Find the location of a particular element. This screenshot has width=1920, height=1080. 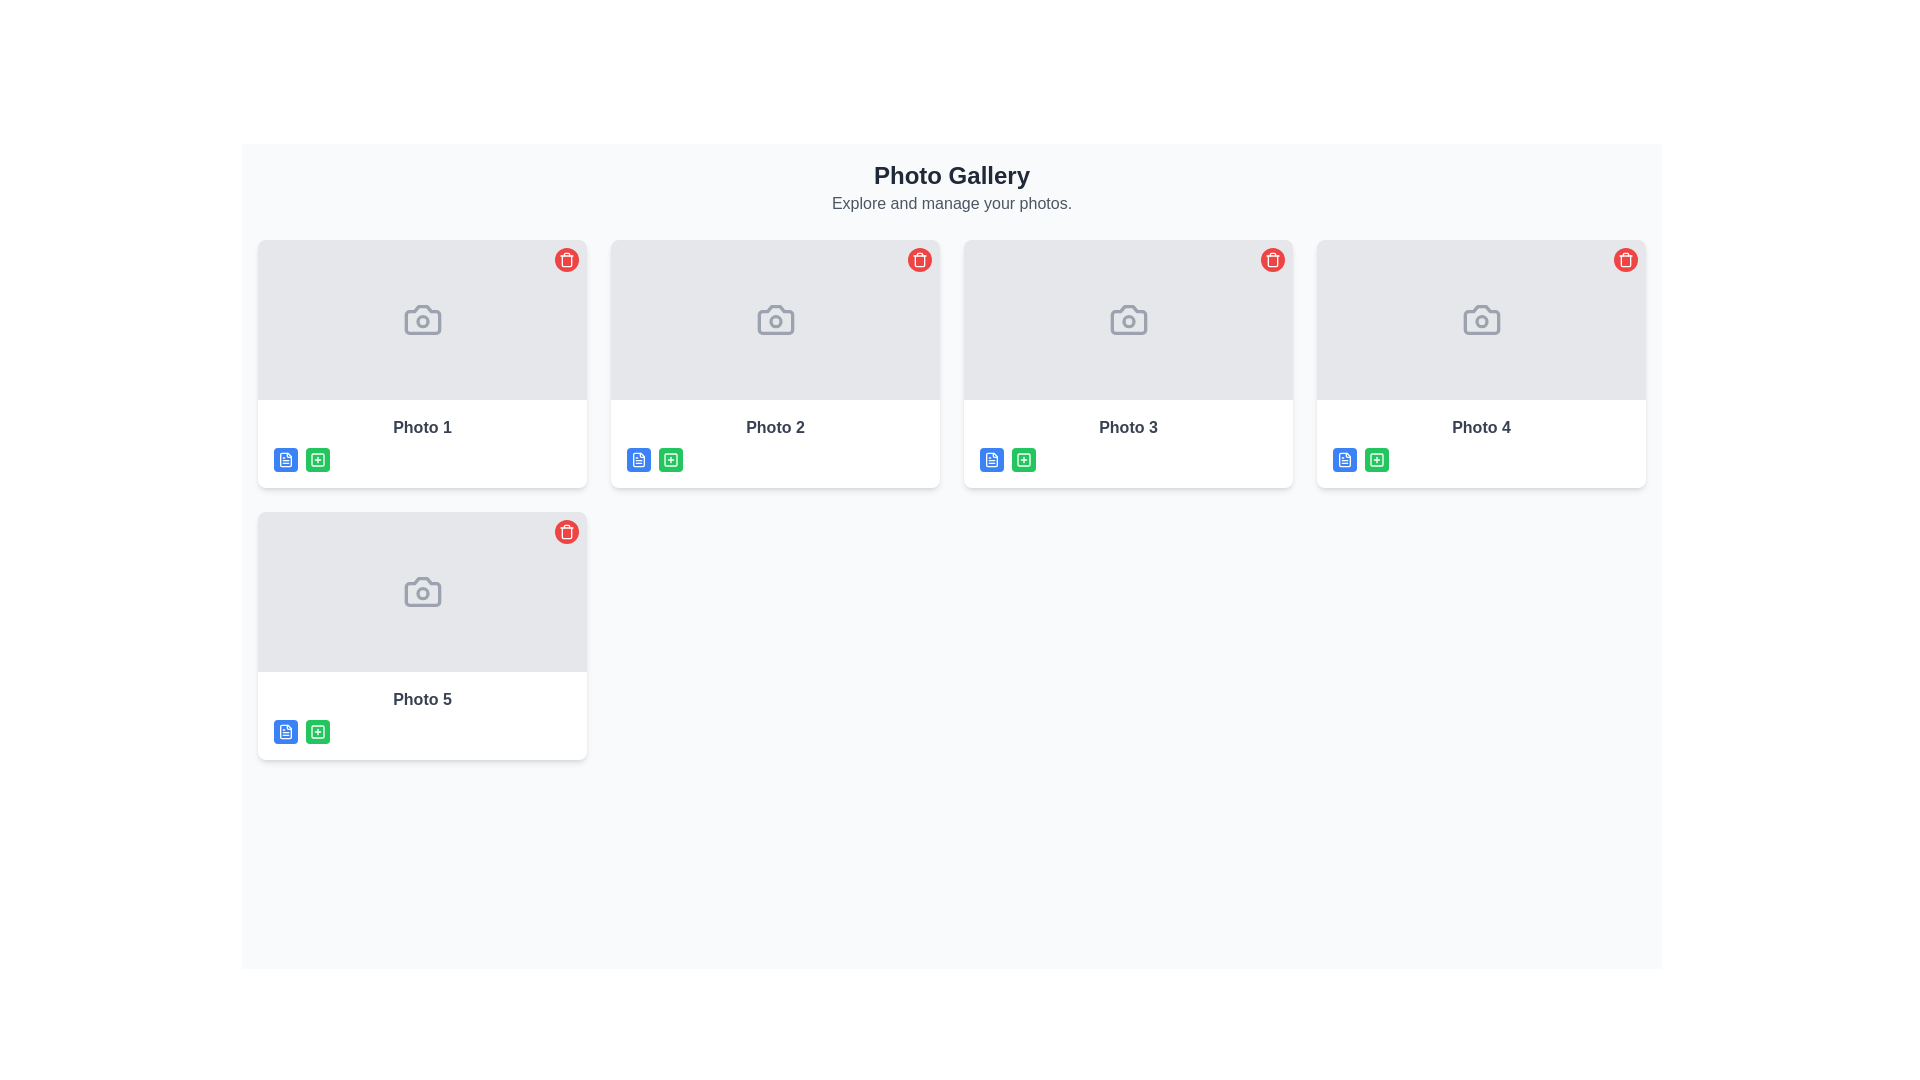

the green square button with a plus sign (+) icon located beneath 'Photo 4' is located at coordinates (1376, 459).